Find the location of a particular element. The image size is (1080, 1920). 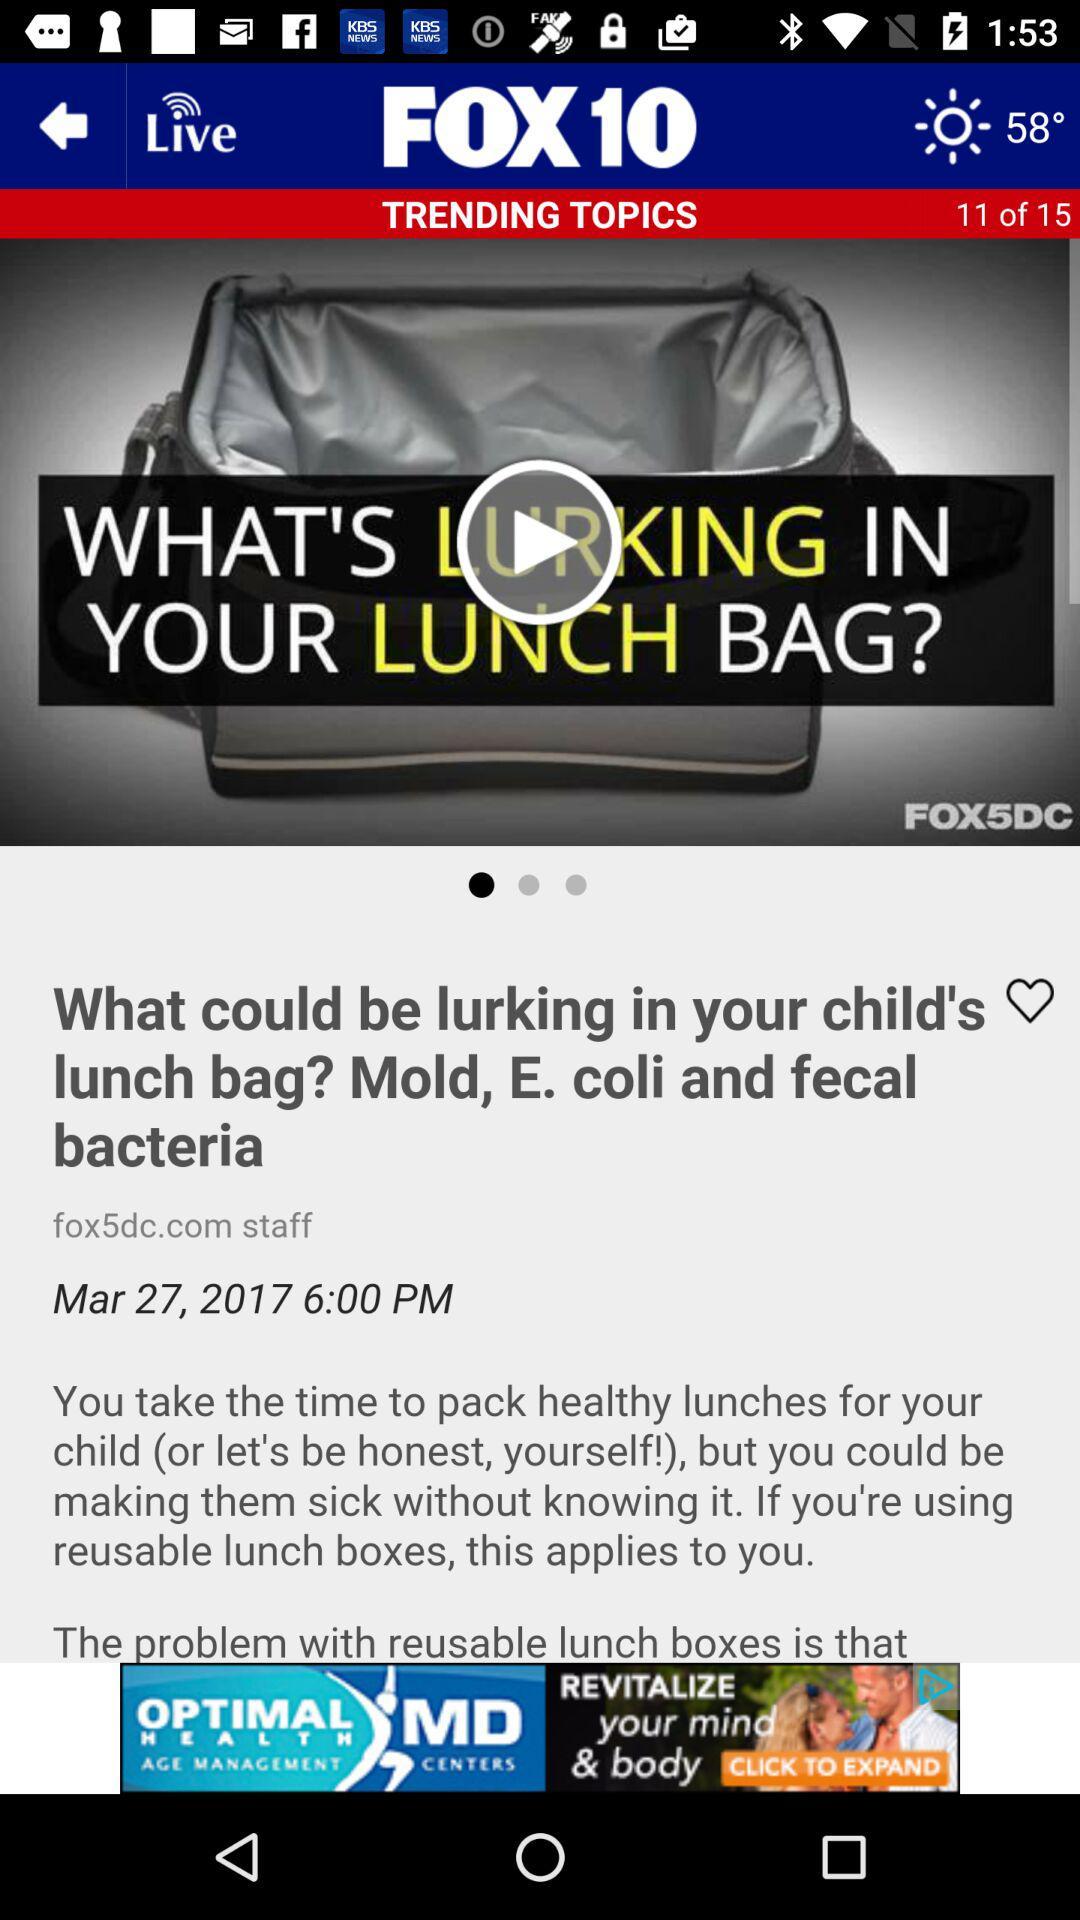

live is located at coordinates (189, 124).